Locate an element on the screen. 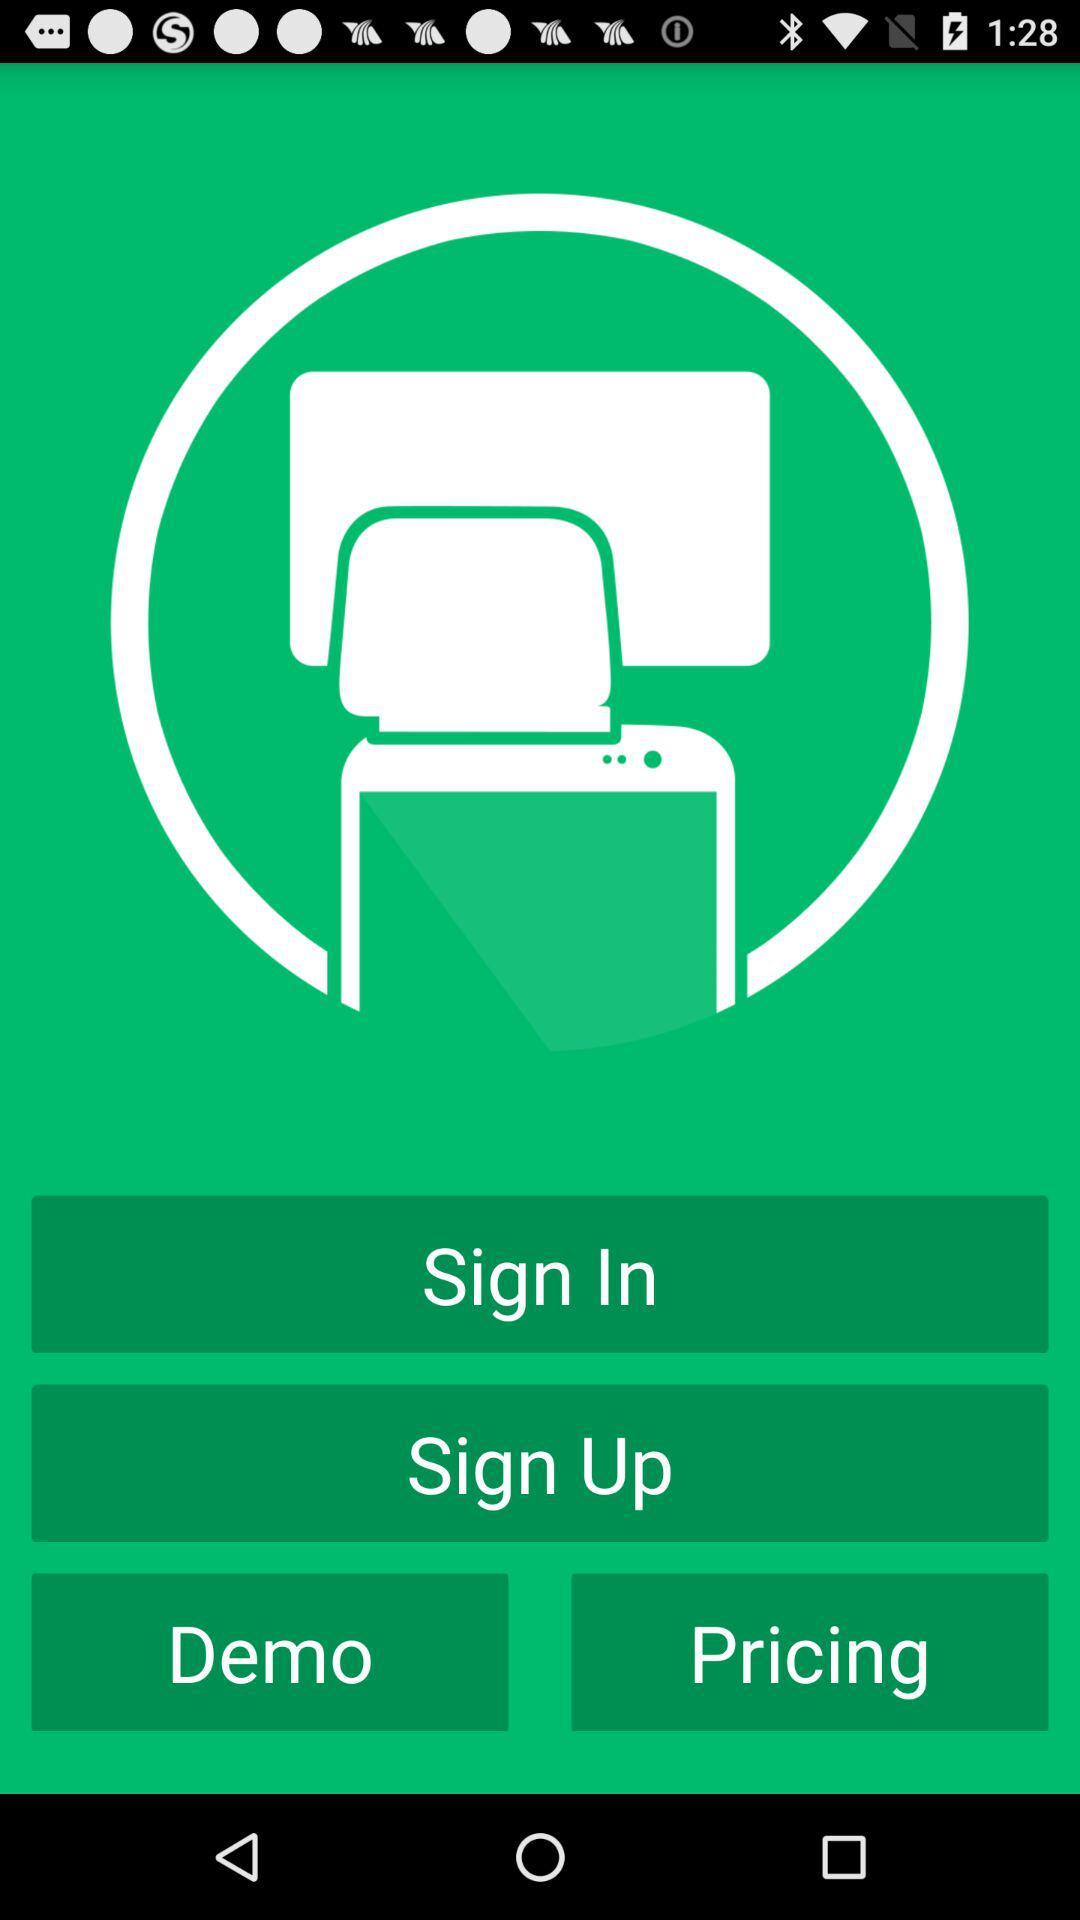  the item next to demo is located at coordinates (810, 1652).